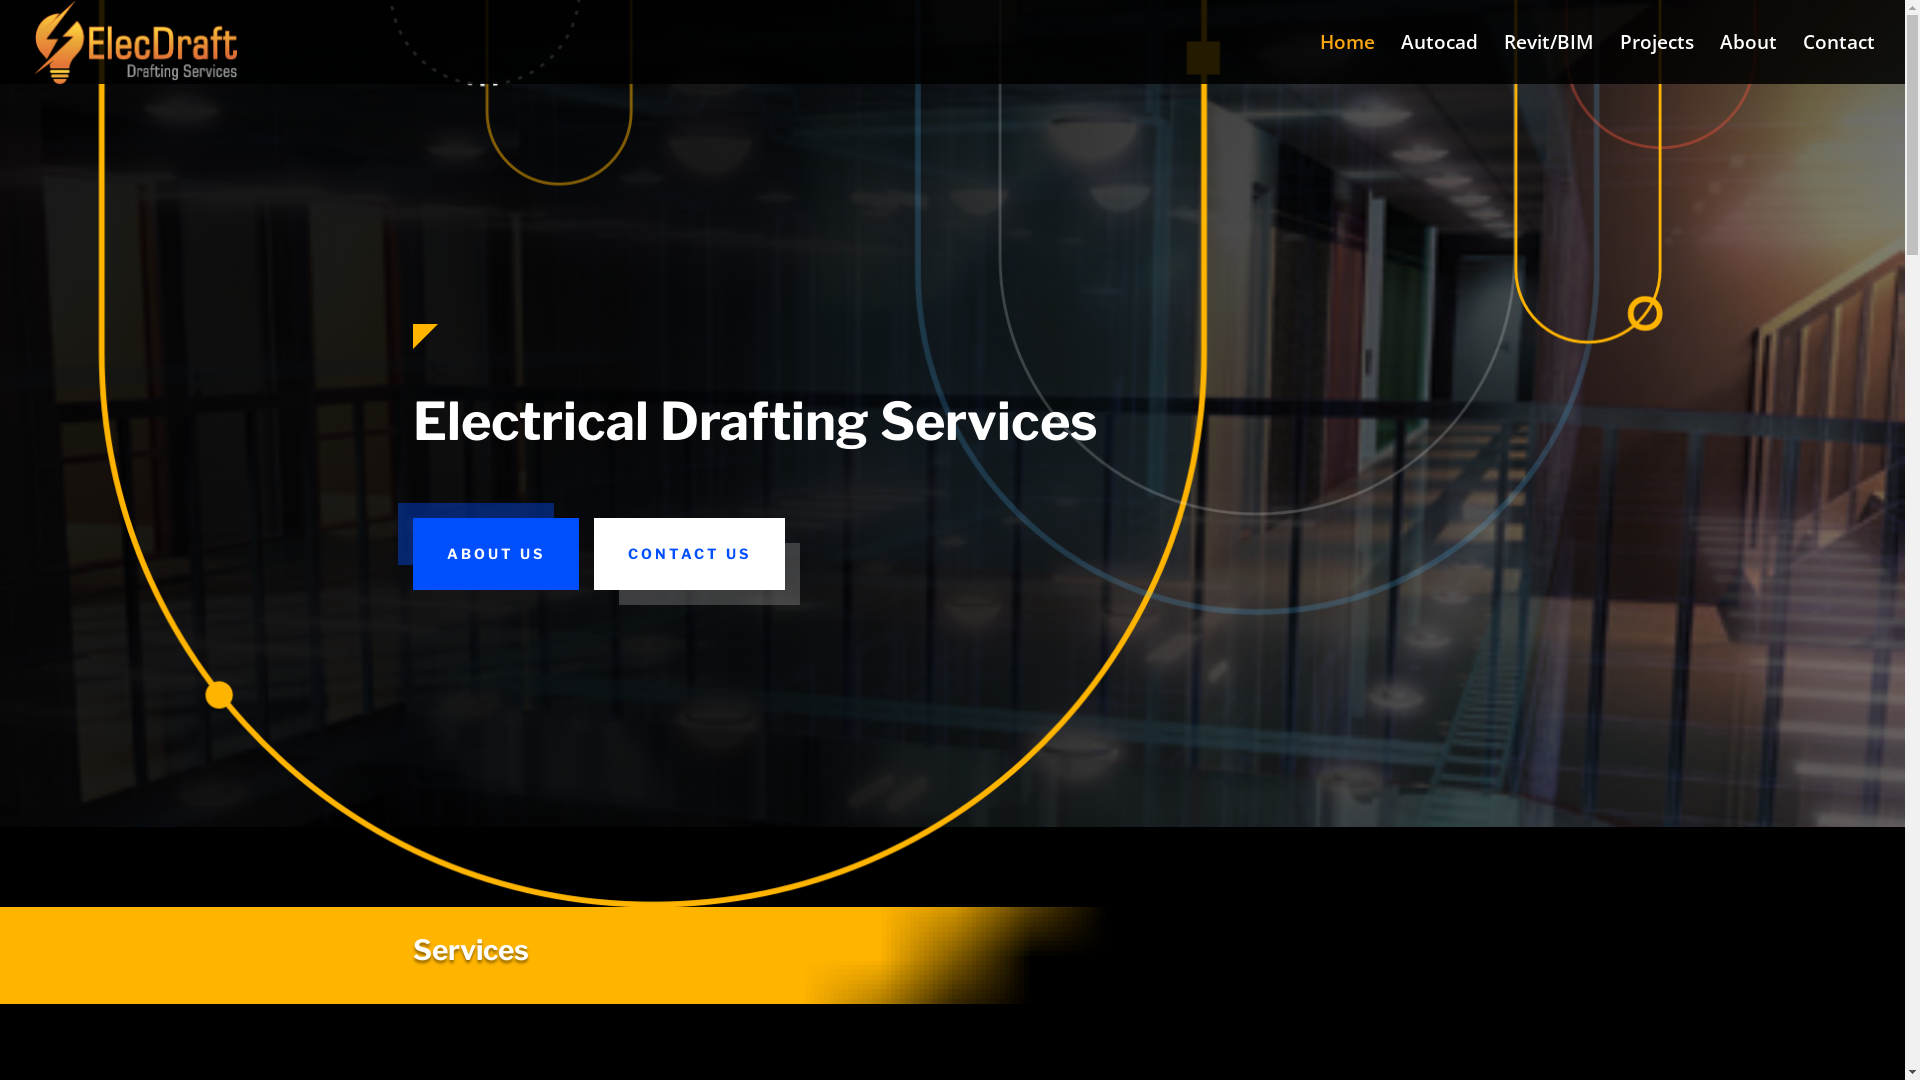 This screenshot has height=1080, width=1920. What do you see at coordinates (1747, 58) in the screenshot?
I see `'About'` at bounding box center [1747, 58].